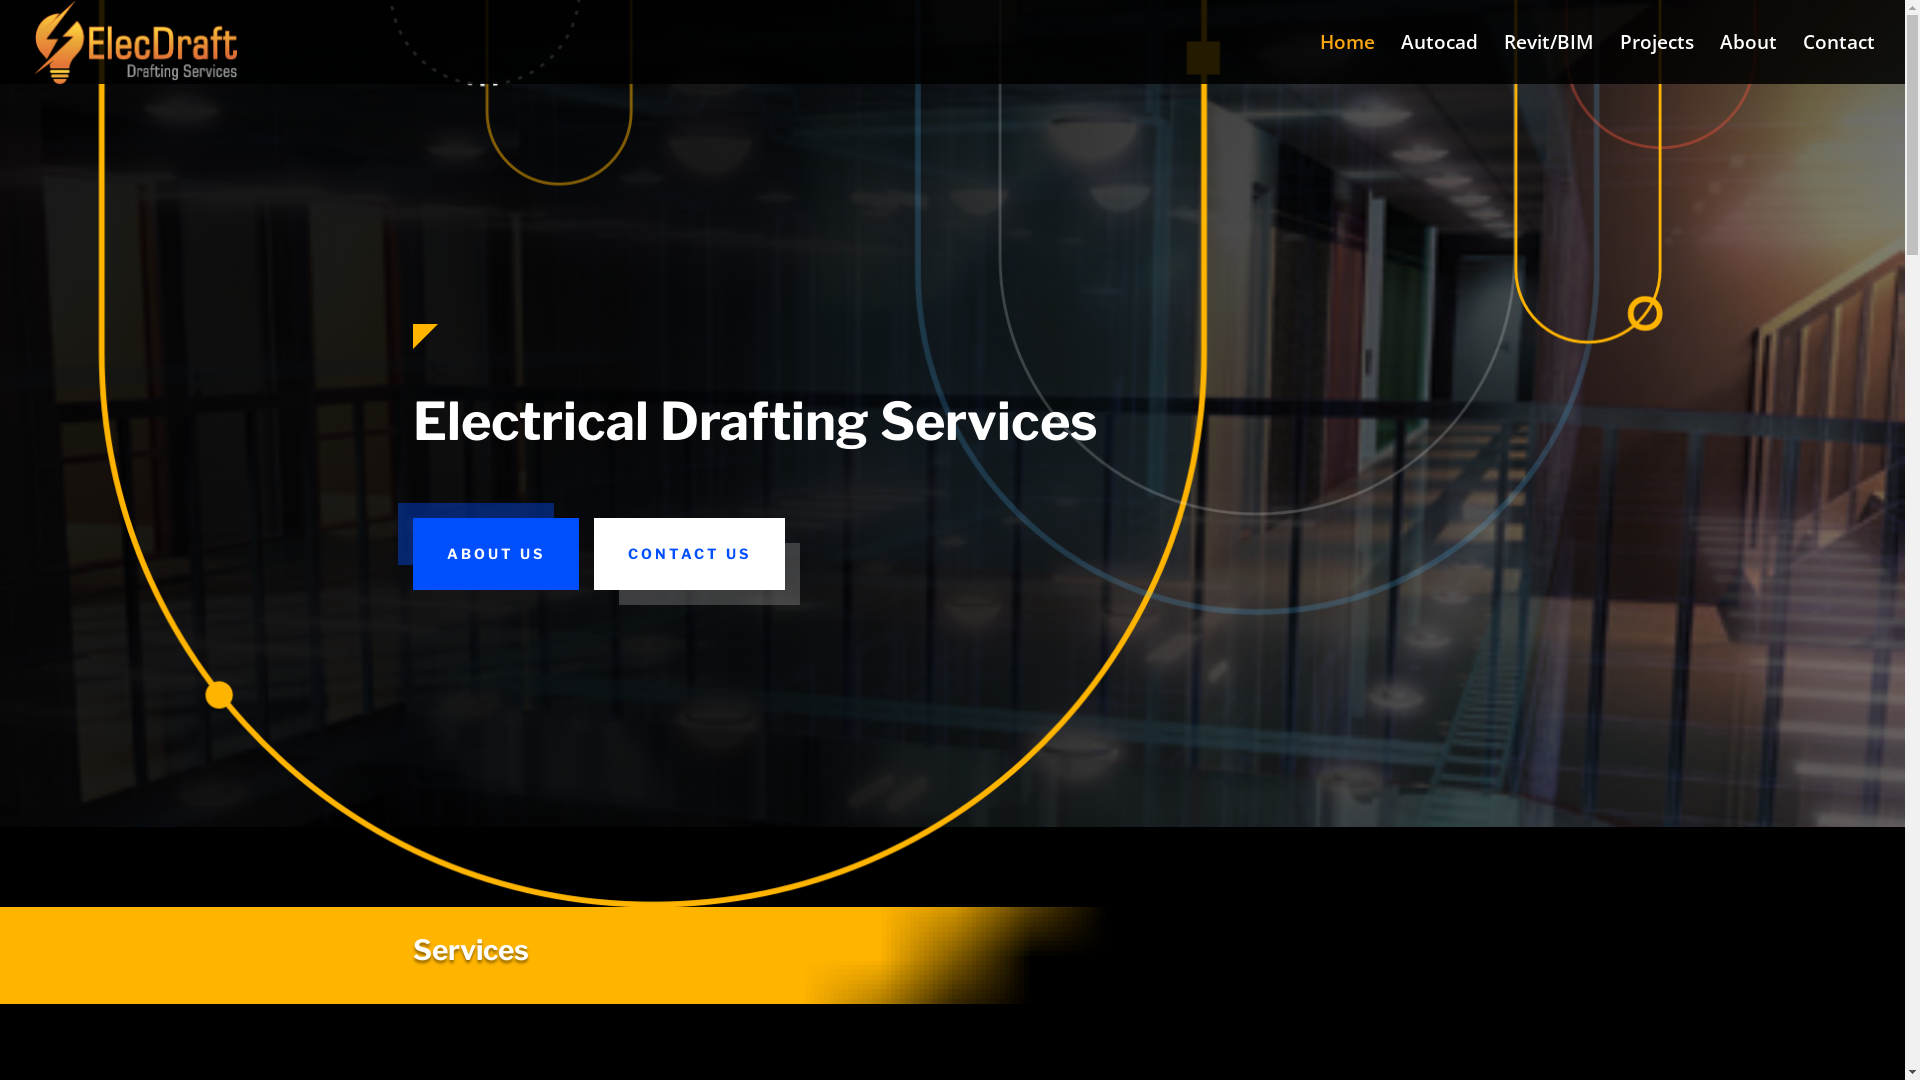 This screenshot has height=1080, width=1920. What do you see at coordinates (1747, 58) in the screenshot?
I see `'About'` at bounding box center [1747, 58].